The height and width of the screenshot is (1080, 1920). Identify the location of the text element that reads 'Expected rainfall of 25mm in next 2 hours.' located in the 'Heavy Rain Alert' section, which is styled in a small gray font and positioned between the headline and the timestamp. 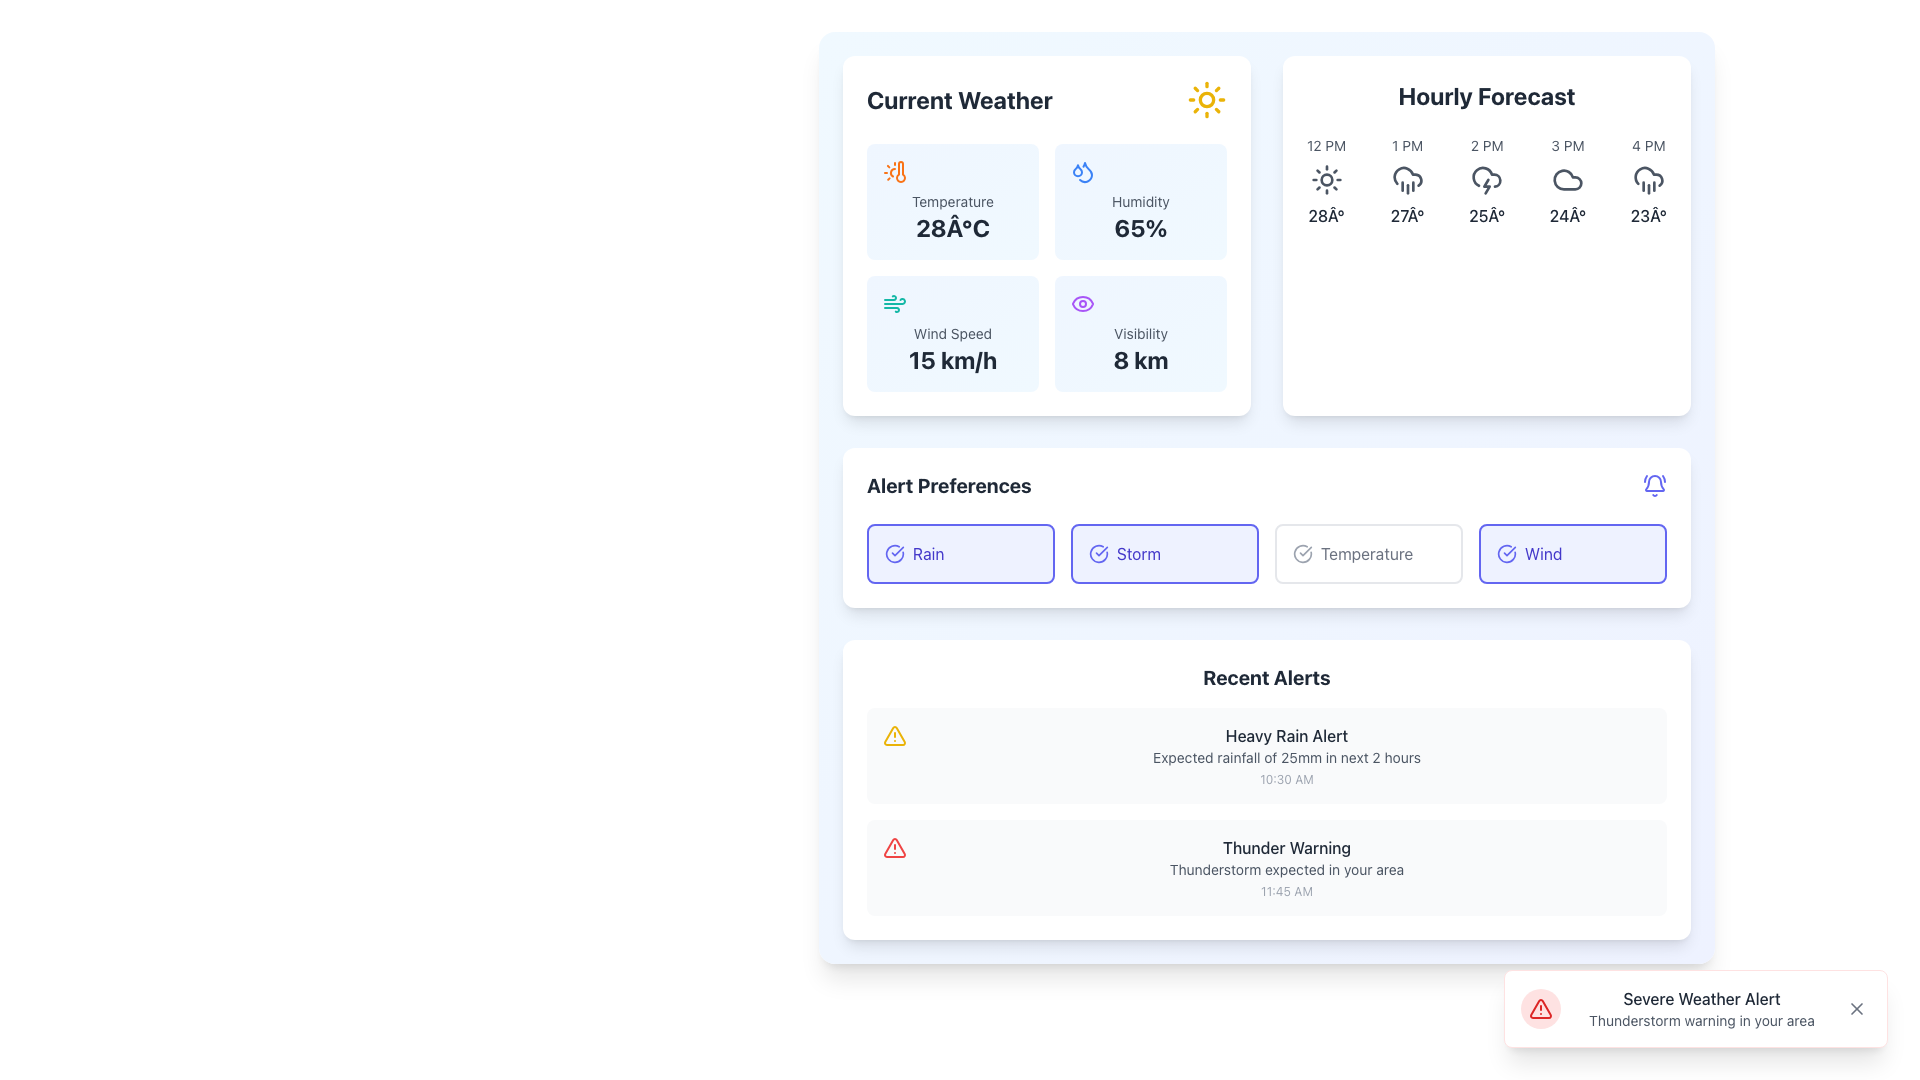
(1286, 758).